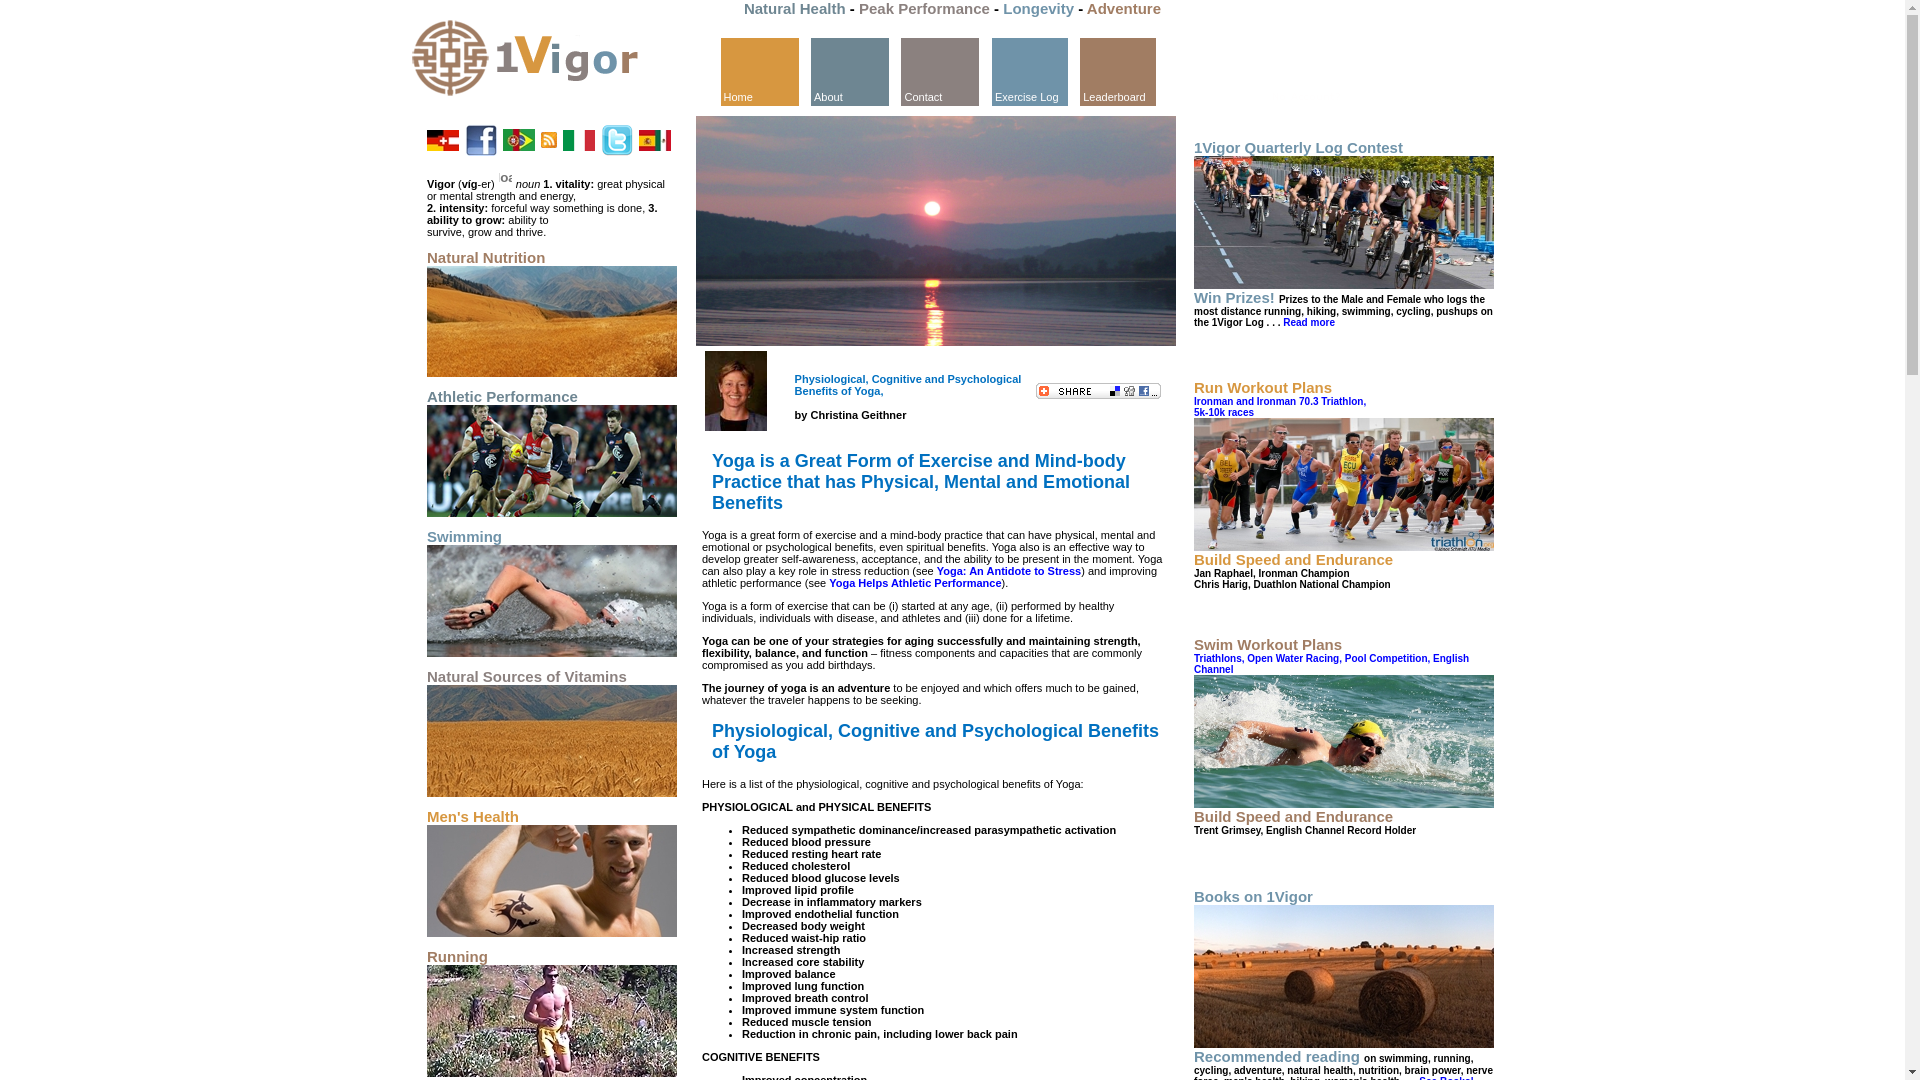 The width and height of the screenshot is (1920, 1080). I want to click on 'Read more', so click(1306, 320).